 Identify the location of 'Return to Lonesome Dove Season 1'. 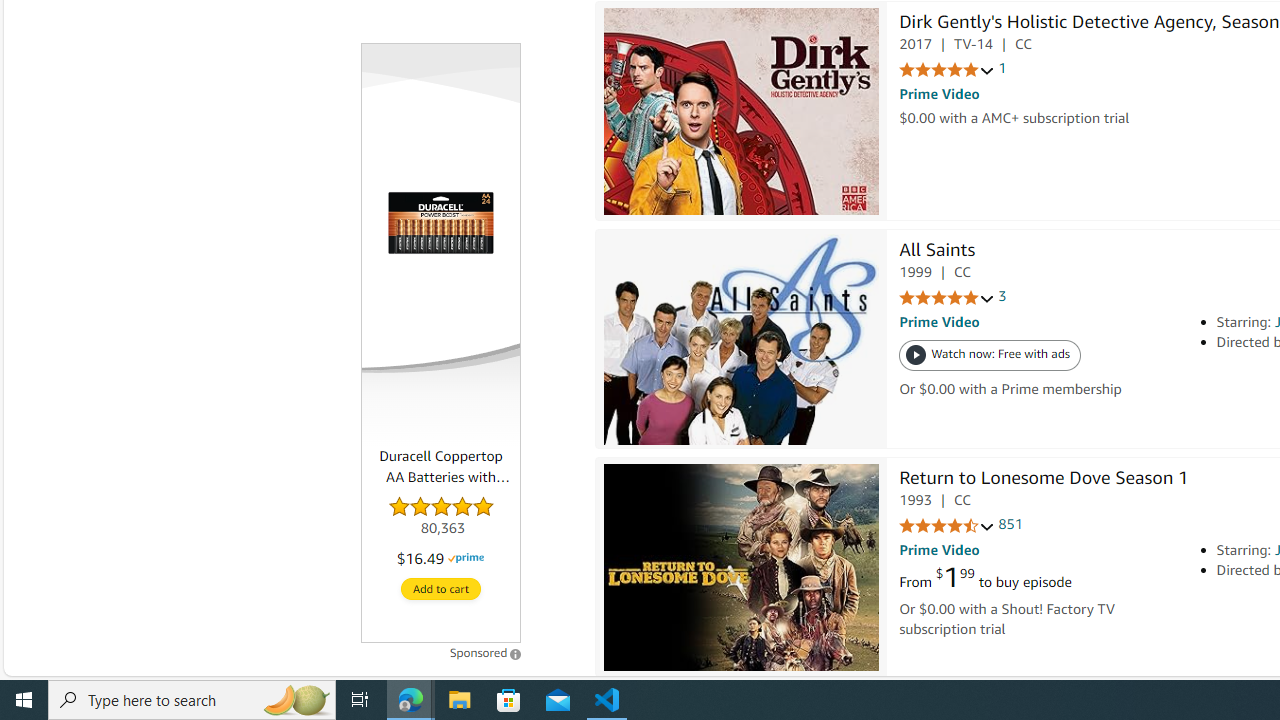
(1042, 480).